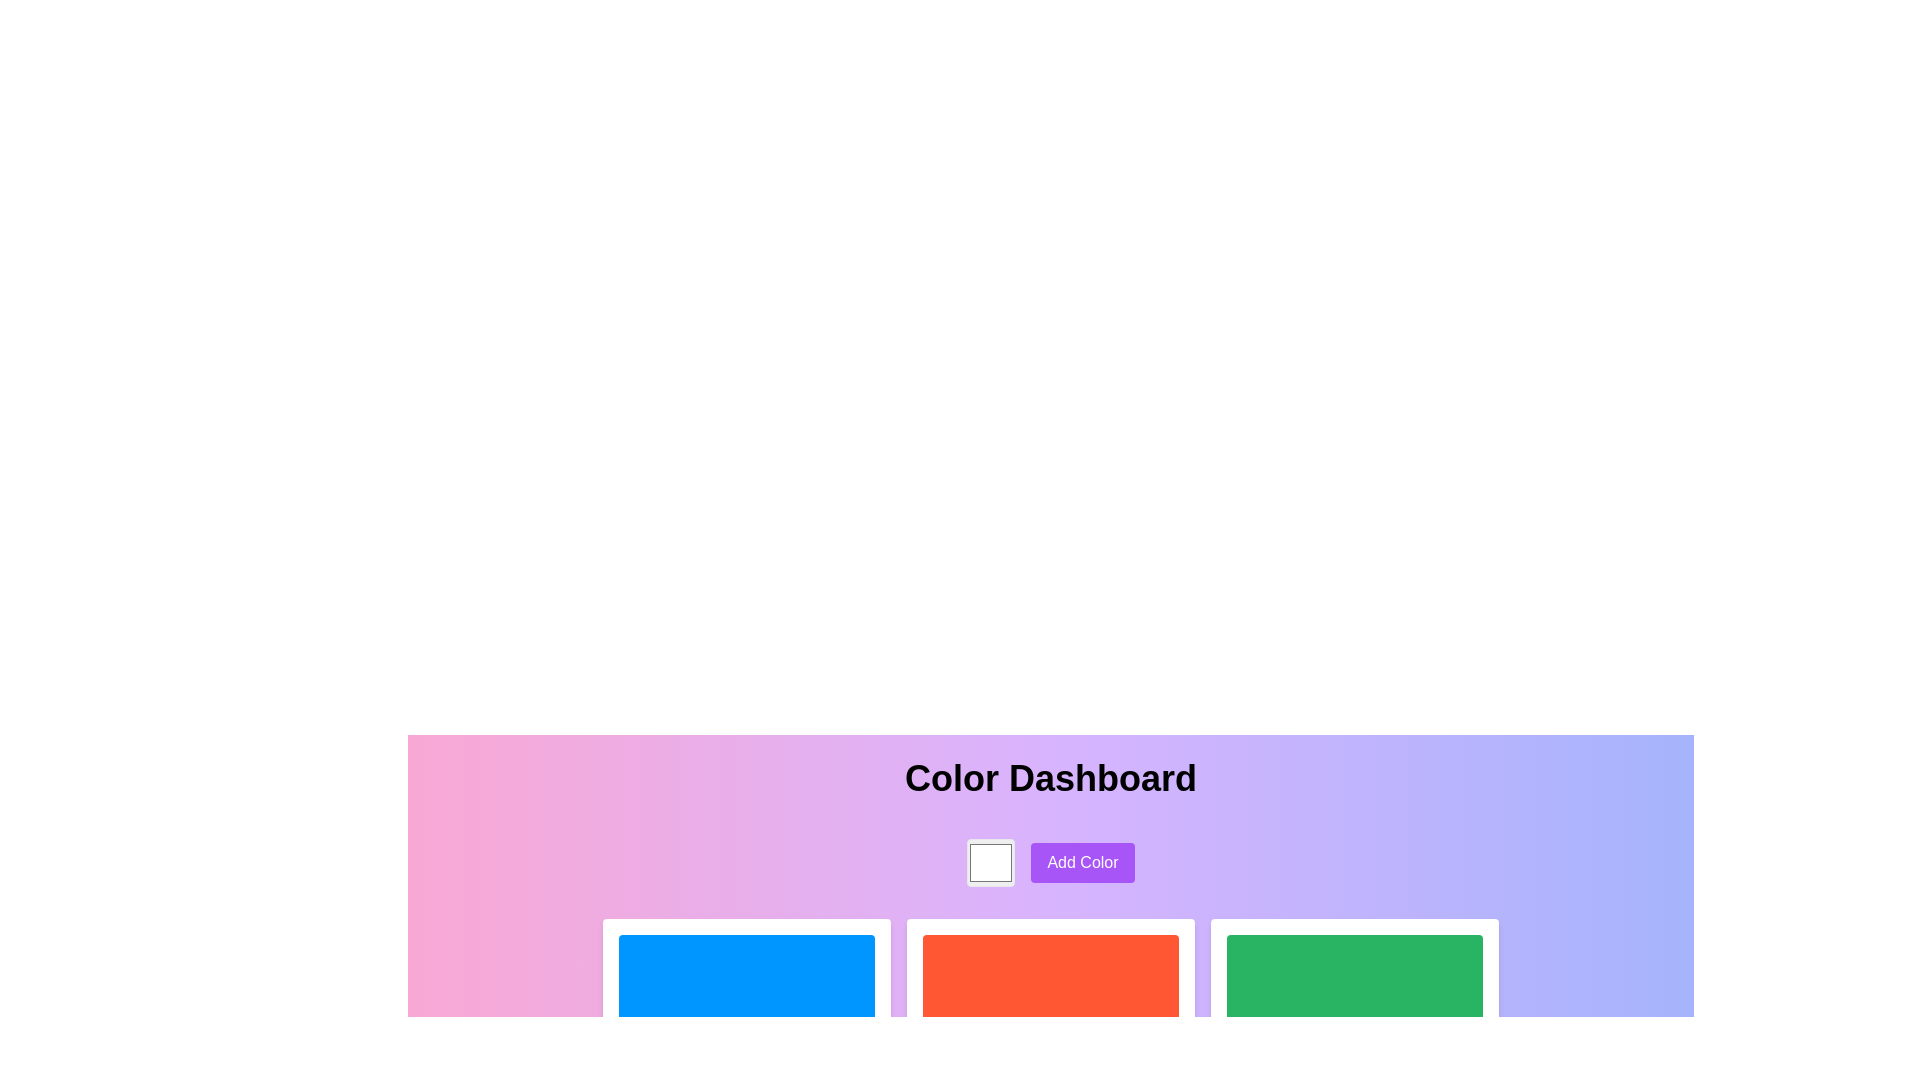 The width and height of the screenshot is (1920, 1080). Describe the element at coordinates (1050, 862) in the screenshot. I see `the 'Add Color' button, which has a purple background and rounded corners, located beneath the 'Color Dashboard' title and to the right of the color selector box` at that location.